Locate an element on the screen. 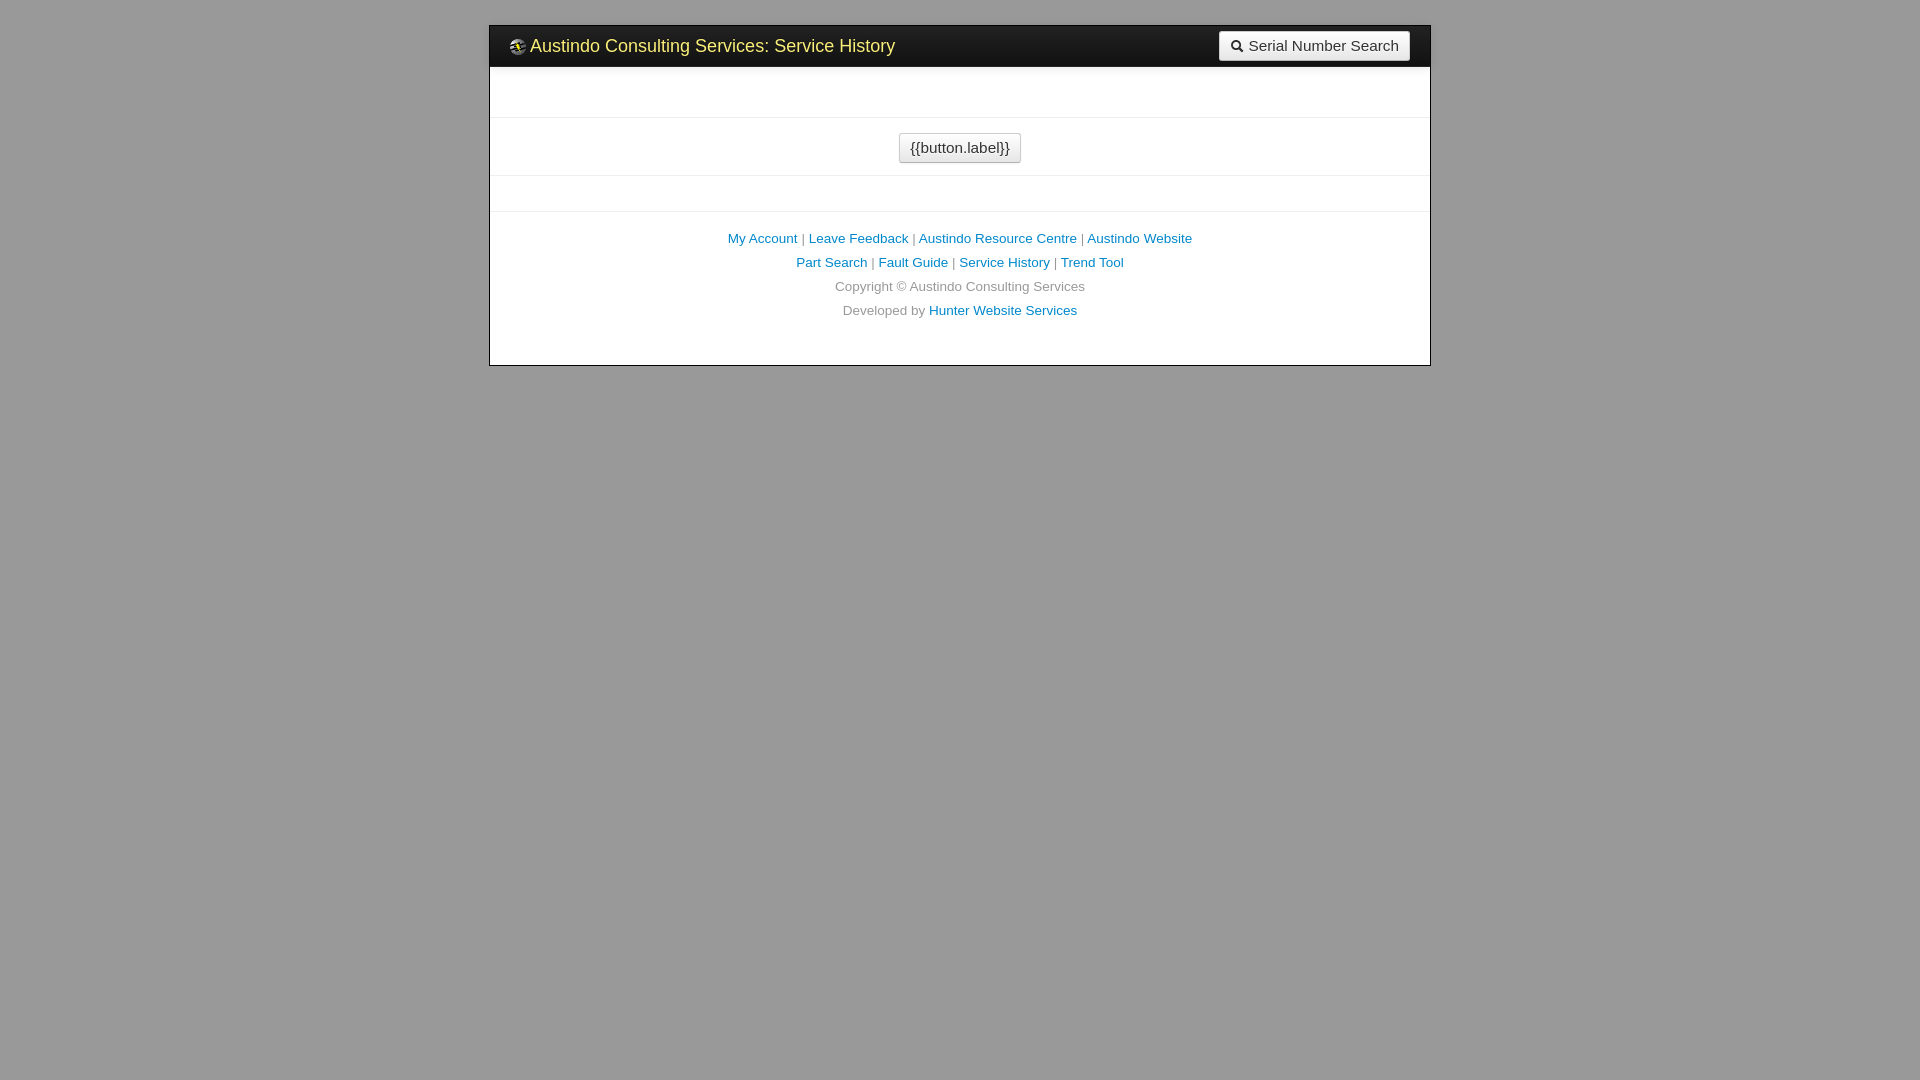 This screenshot has width=1920, height=1080. 'Leave Feedback' is located at coordinates (859, 237).